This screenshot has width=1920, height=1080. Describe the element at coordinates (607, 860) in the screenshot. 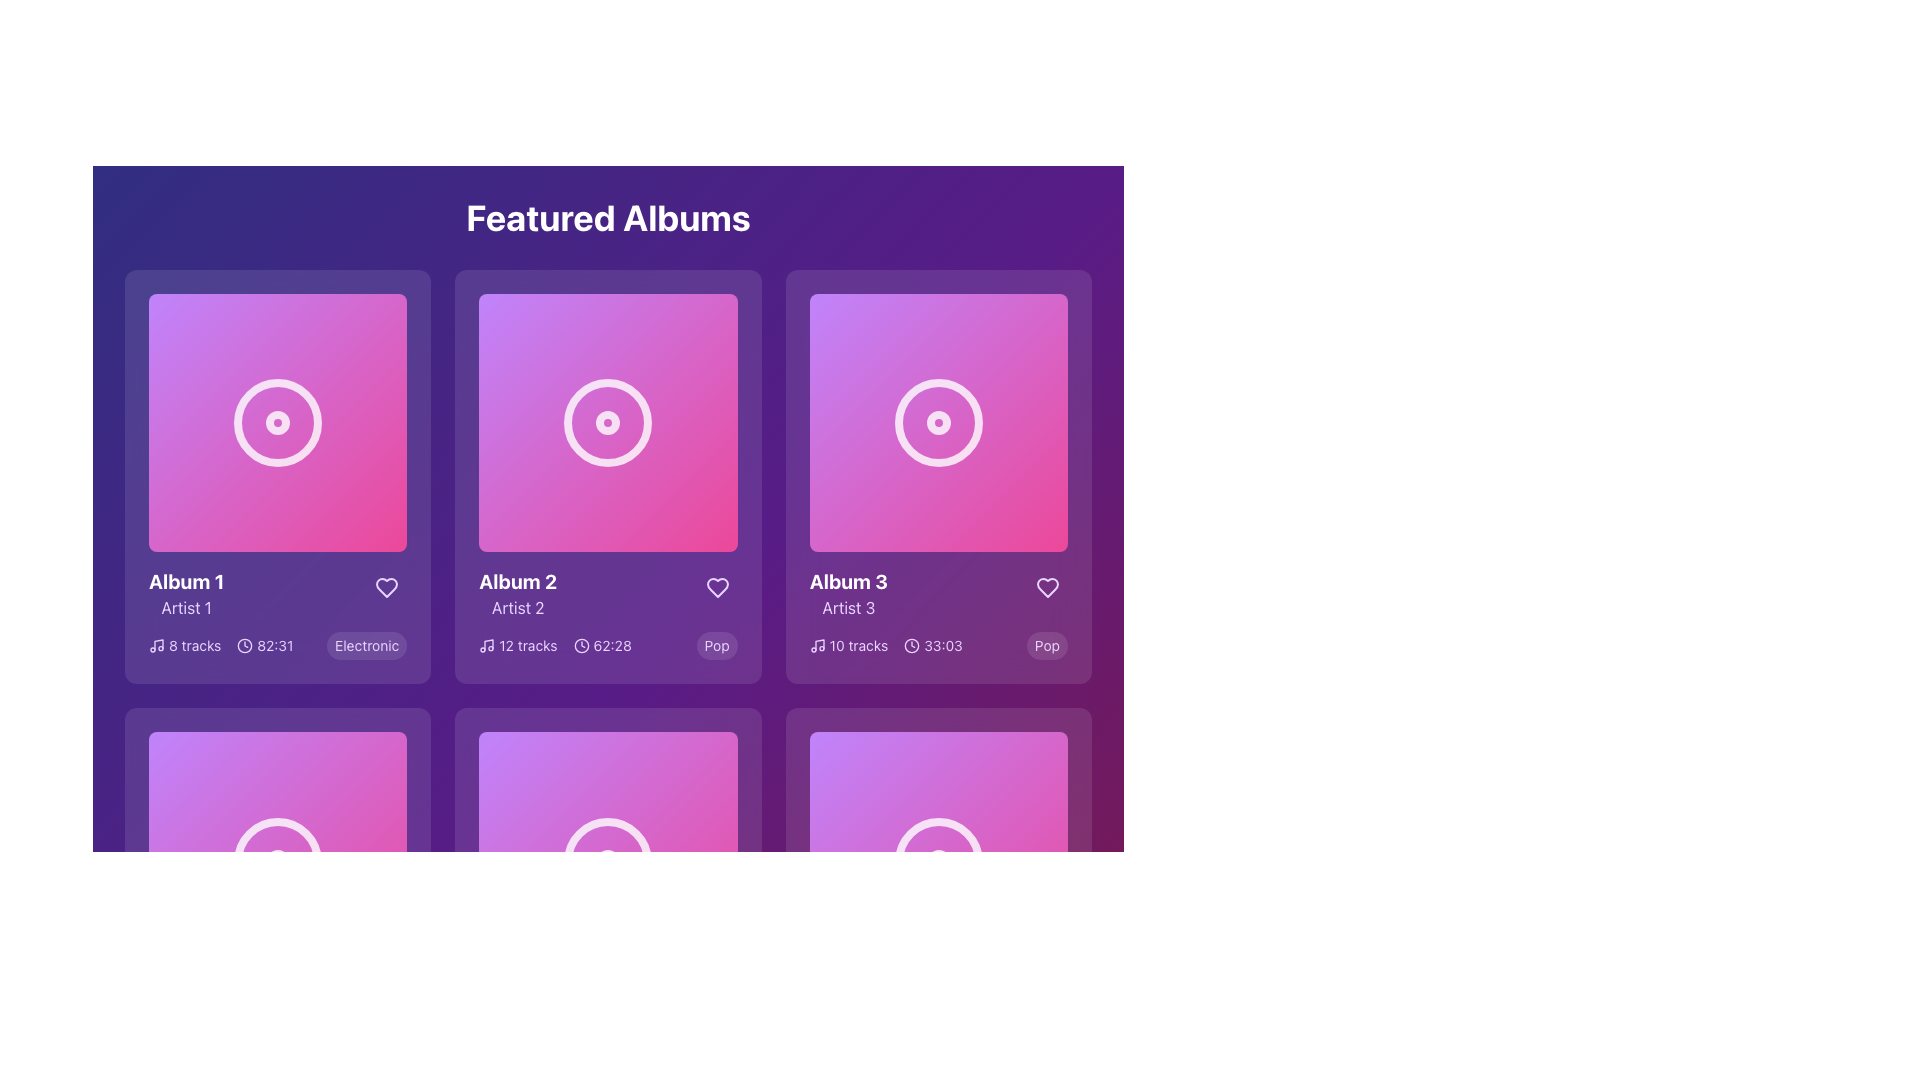

I see `the white circular decorative graphic element located in the bottom row, middle column of the album artwork grid` at that location.